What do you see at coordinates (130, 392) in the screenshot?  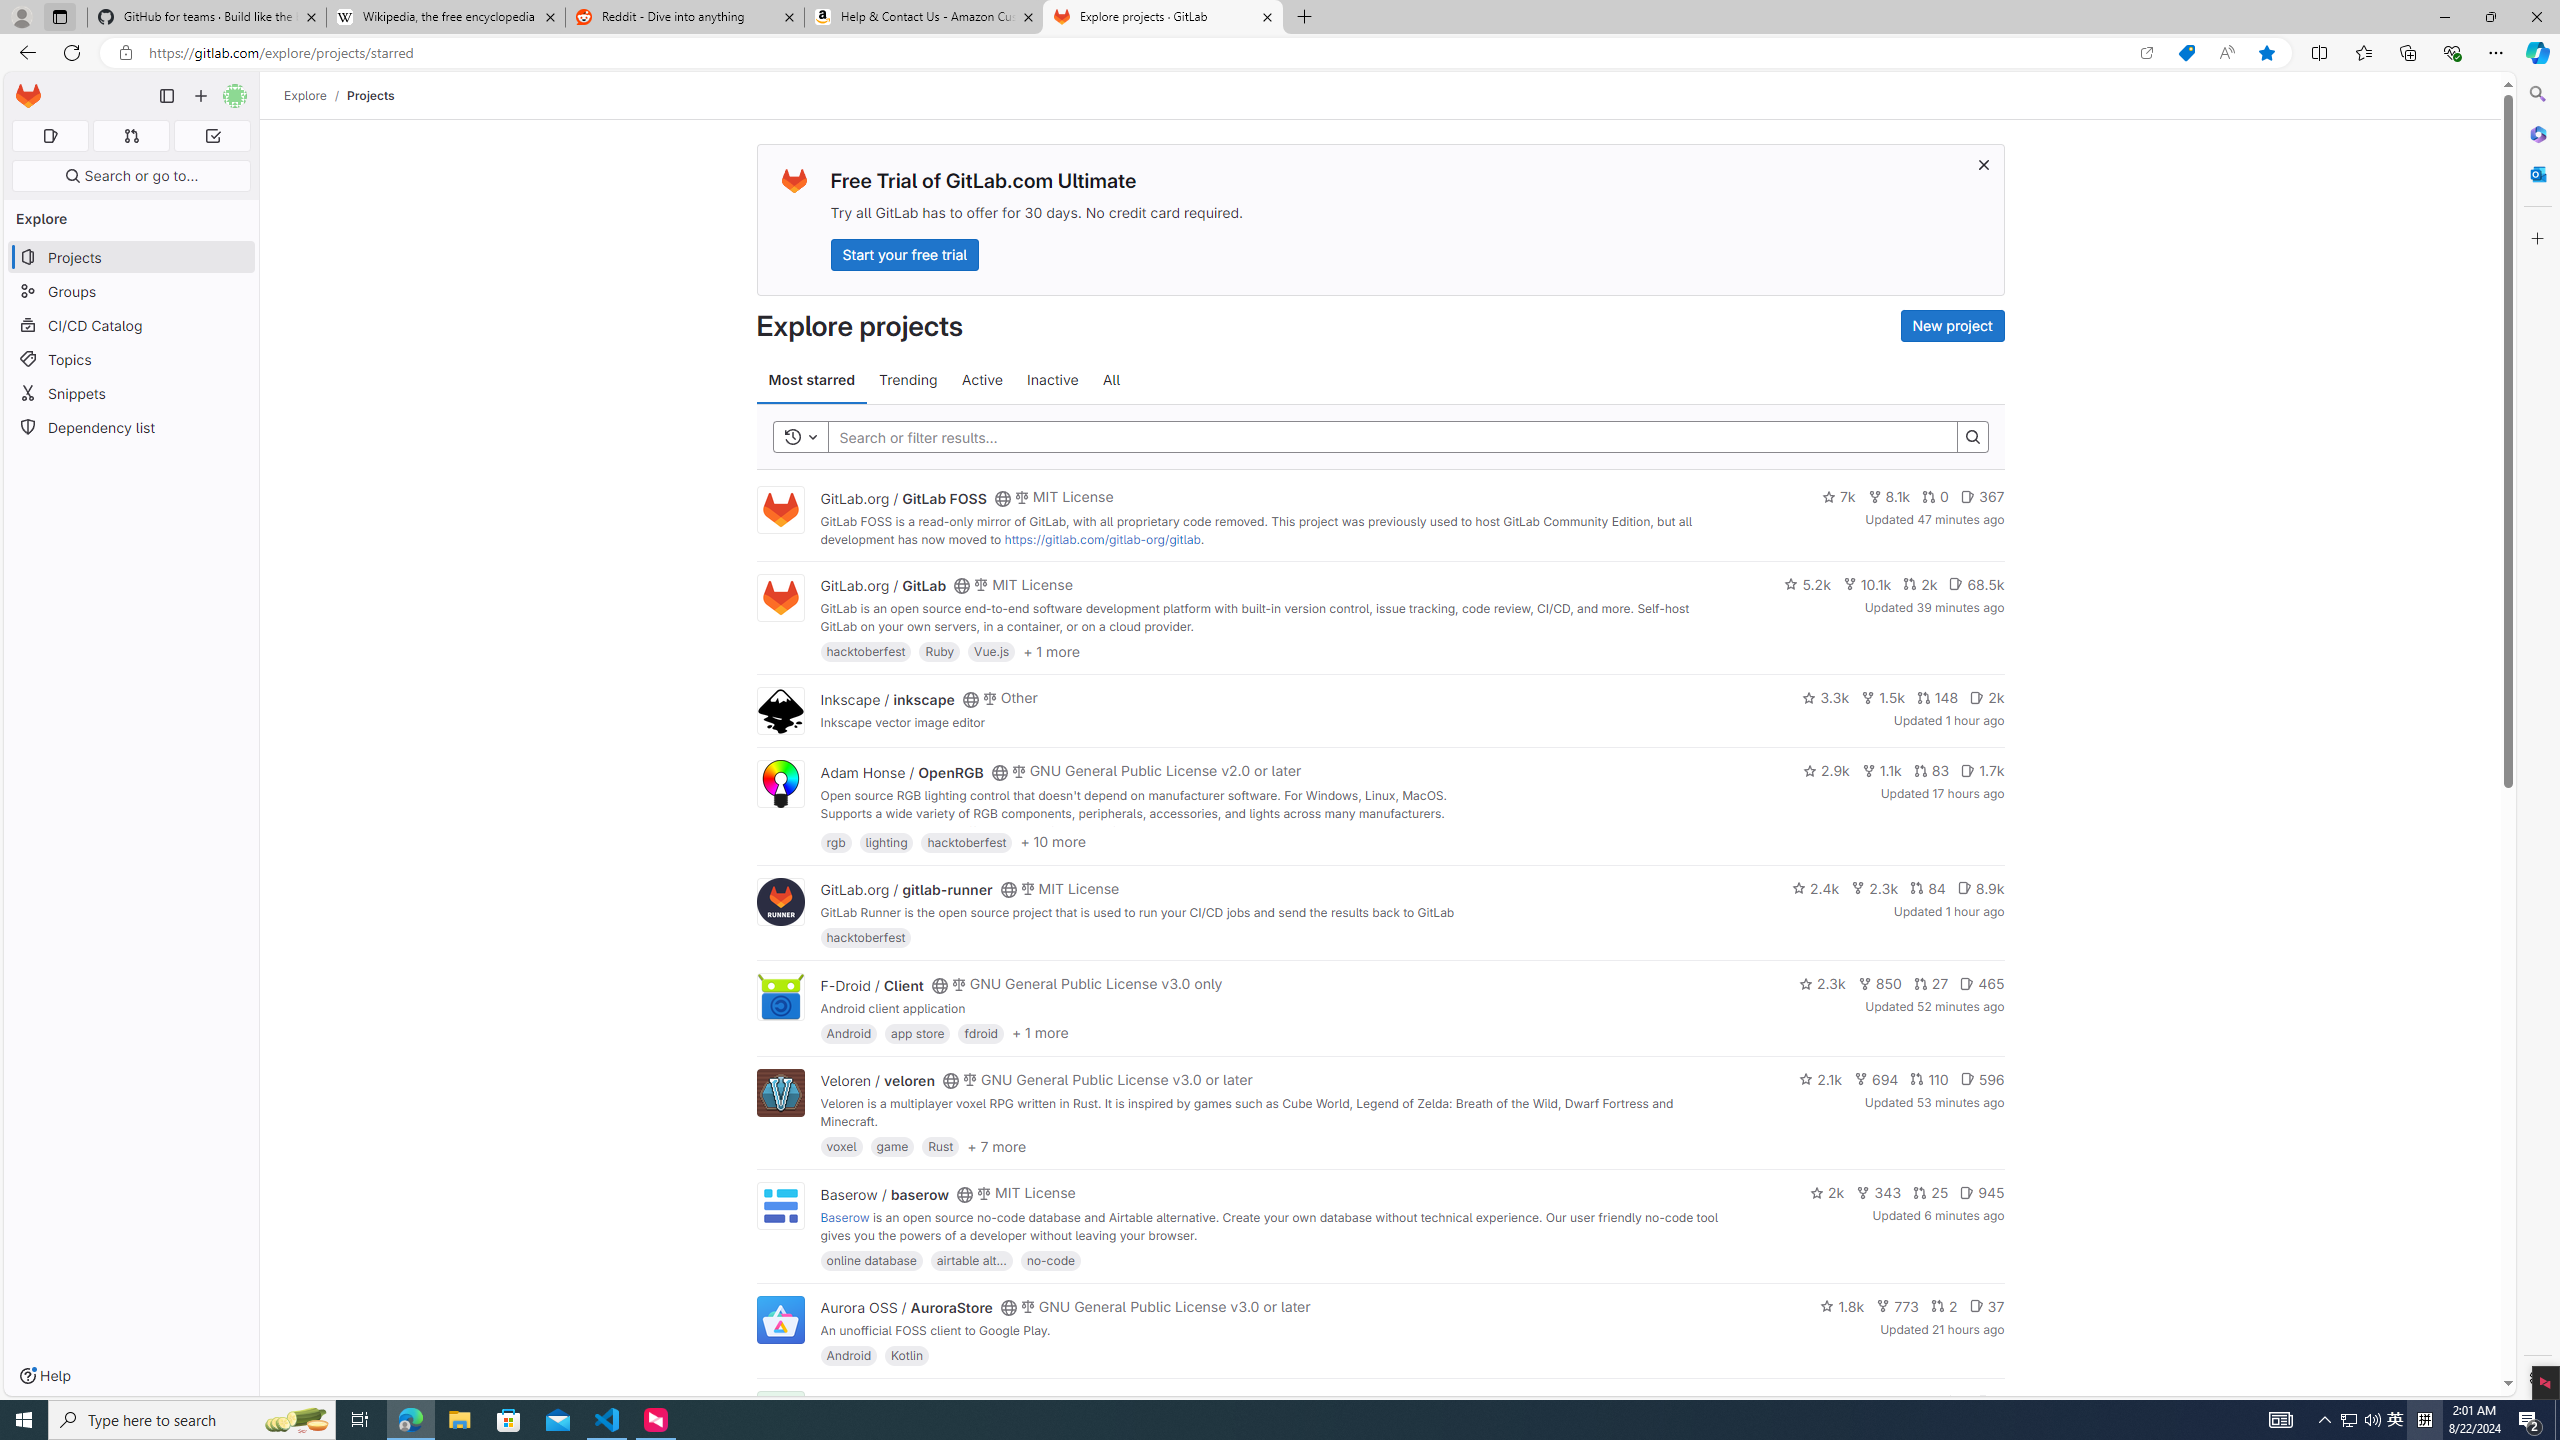 I see `'Snippets'` at bounding box center [130, 392].